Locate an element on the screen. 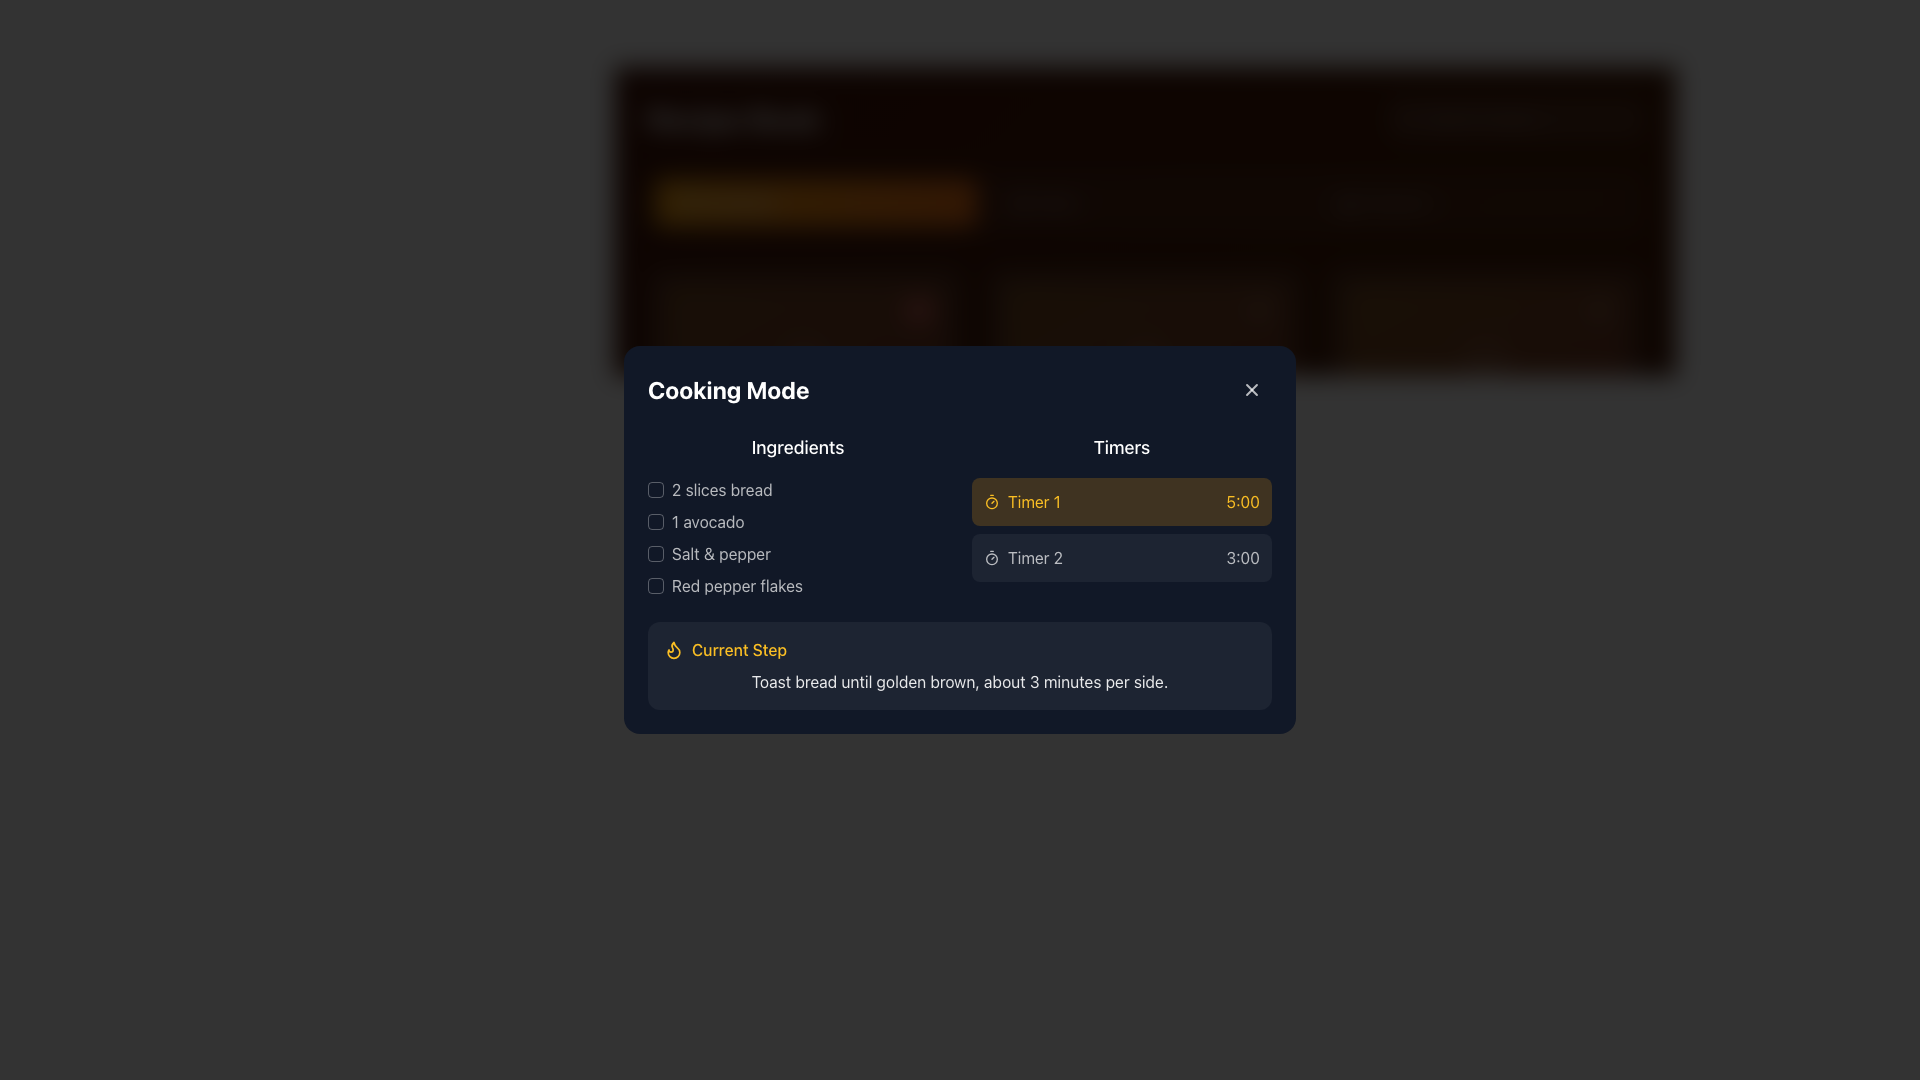  the Text element displaying the remaining time for 'Timer 2' in the cooking mode interface, located on the right side of the 'Timer 2' label within the 'Timers' section of the 'Cooking Mode' modal is located at coordinates (1242, 558).